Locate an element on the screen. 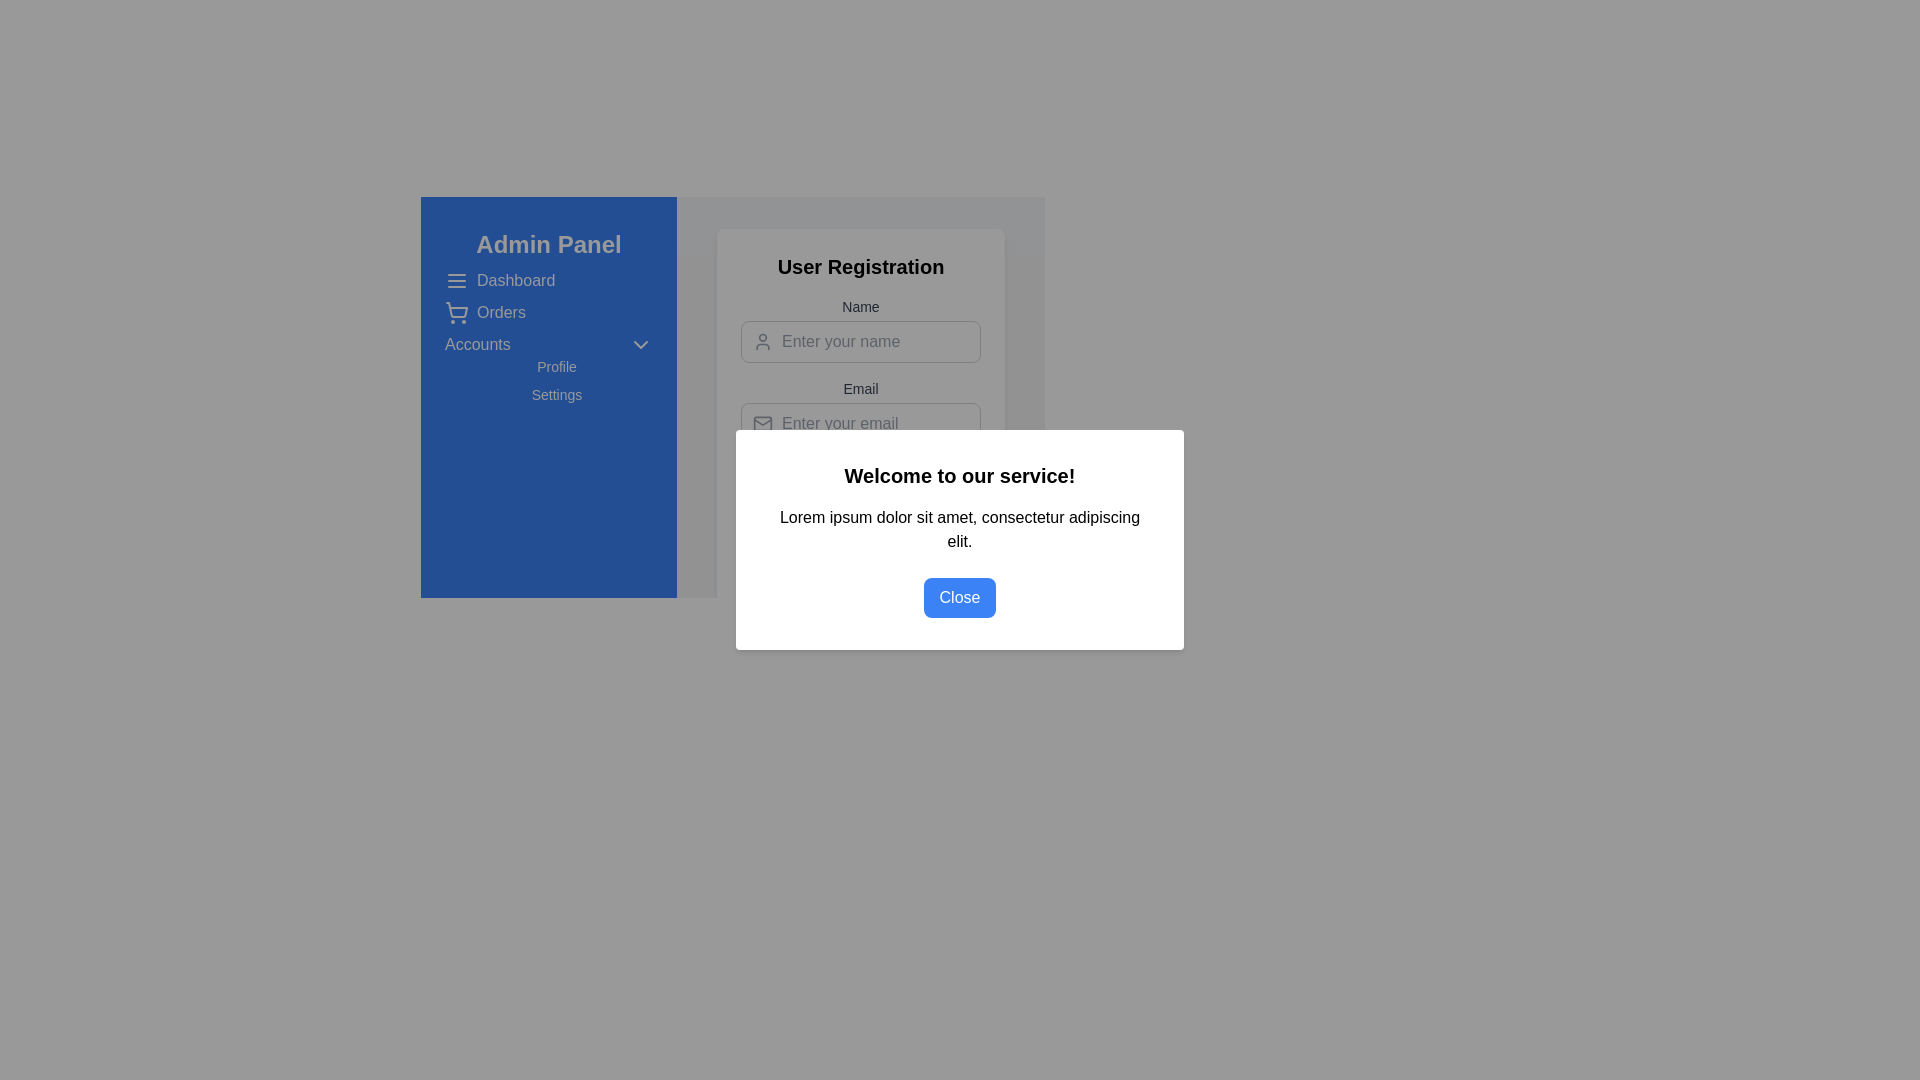  the 'Settings' hyperlink in the vertical navigation bar located below 'Profile' is located at coordinates (556, 394).